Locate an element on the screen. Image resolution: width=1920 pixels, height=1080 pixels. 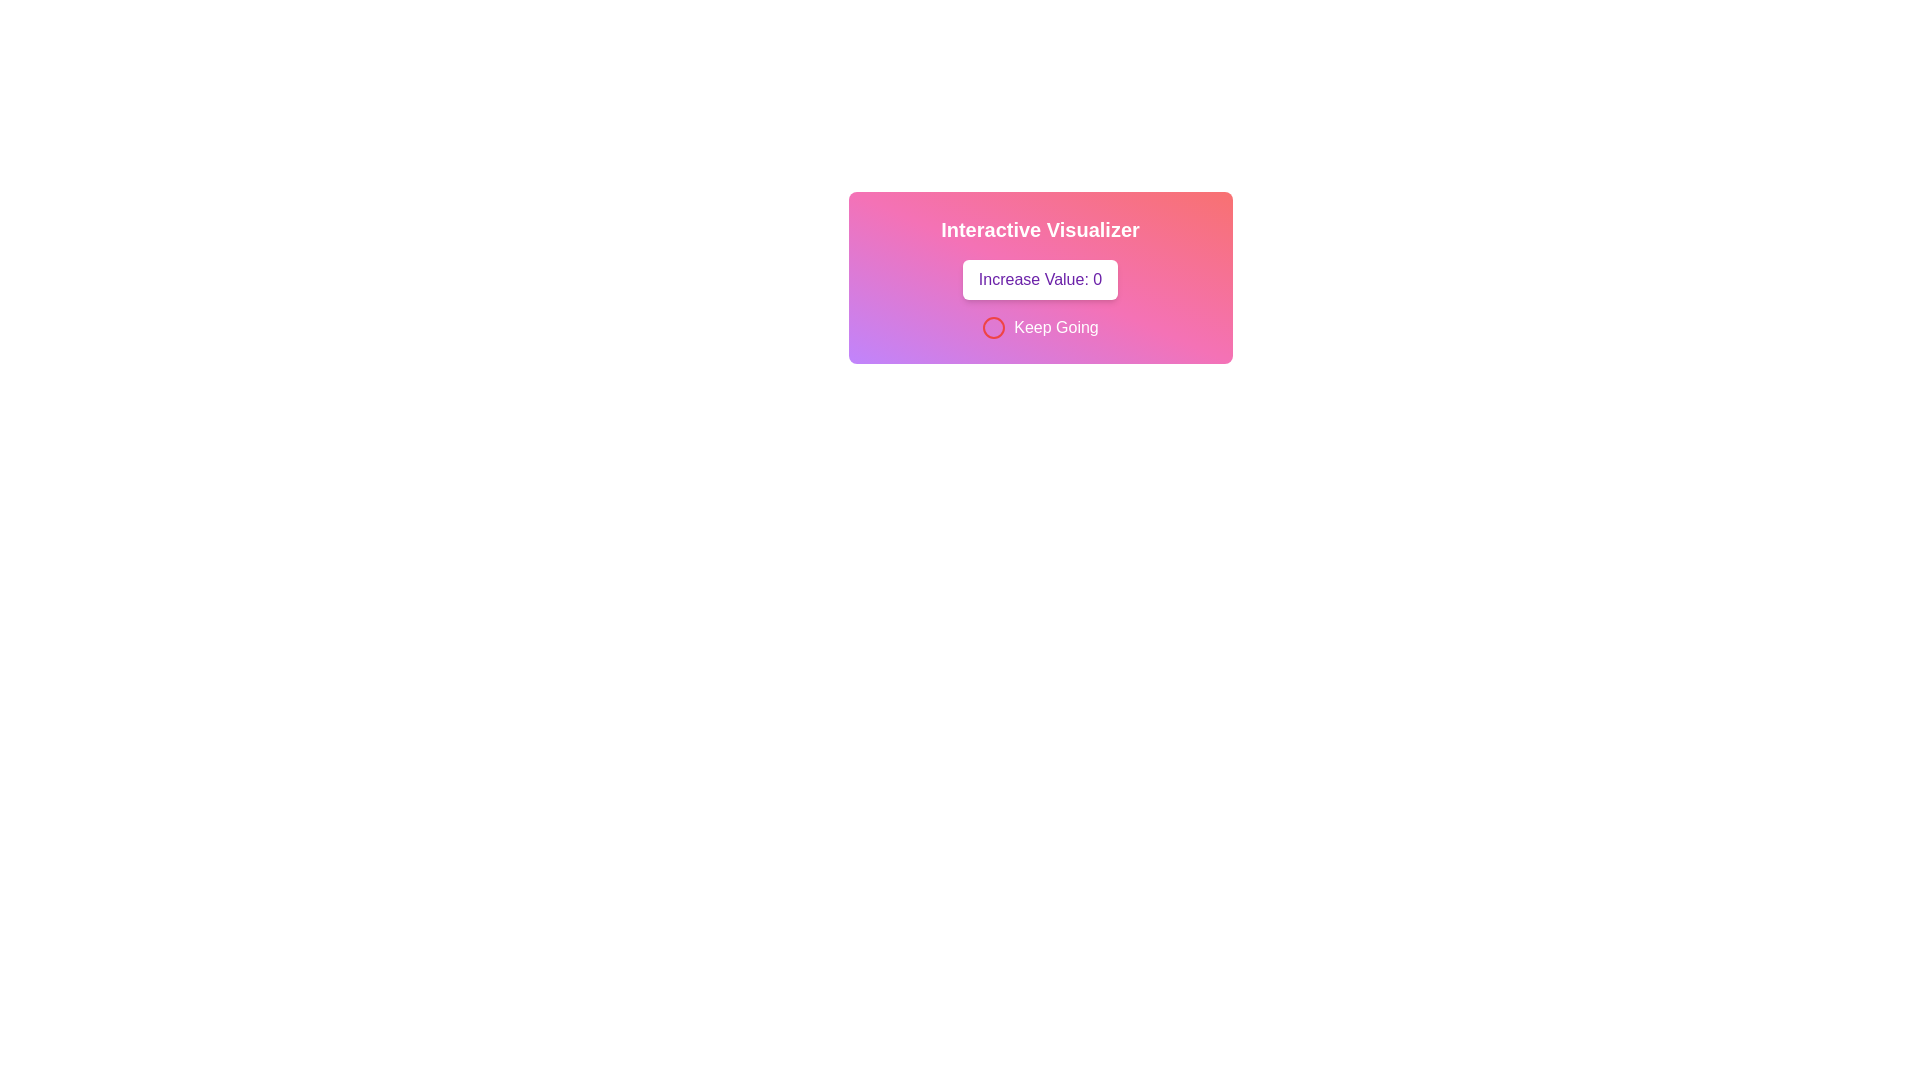
the visual indicator circle that is centrally aligned within the 'Keep Going' button, which draws attention to the interactive feature is located at coordinates (994, 326).